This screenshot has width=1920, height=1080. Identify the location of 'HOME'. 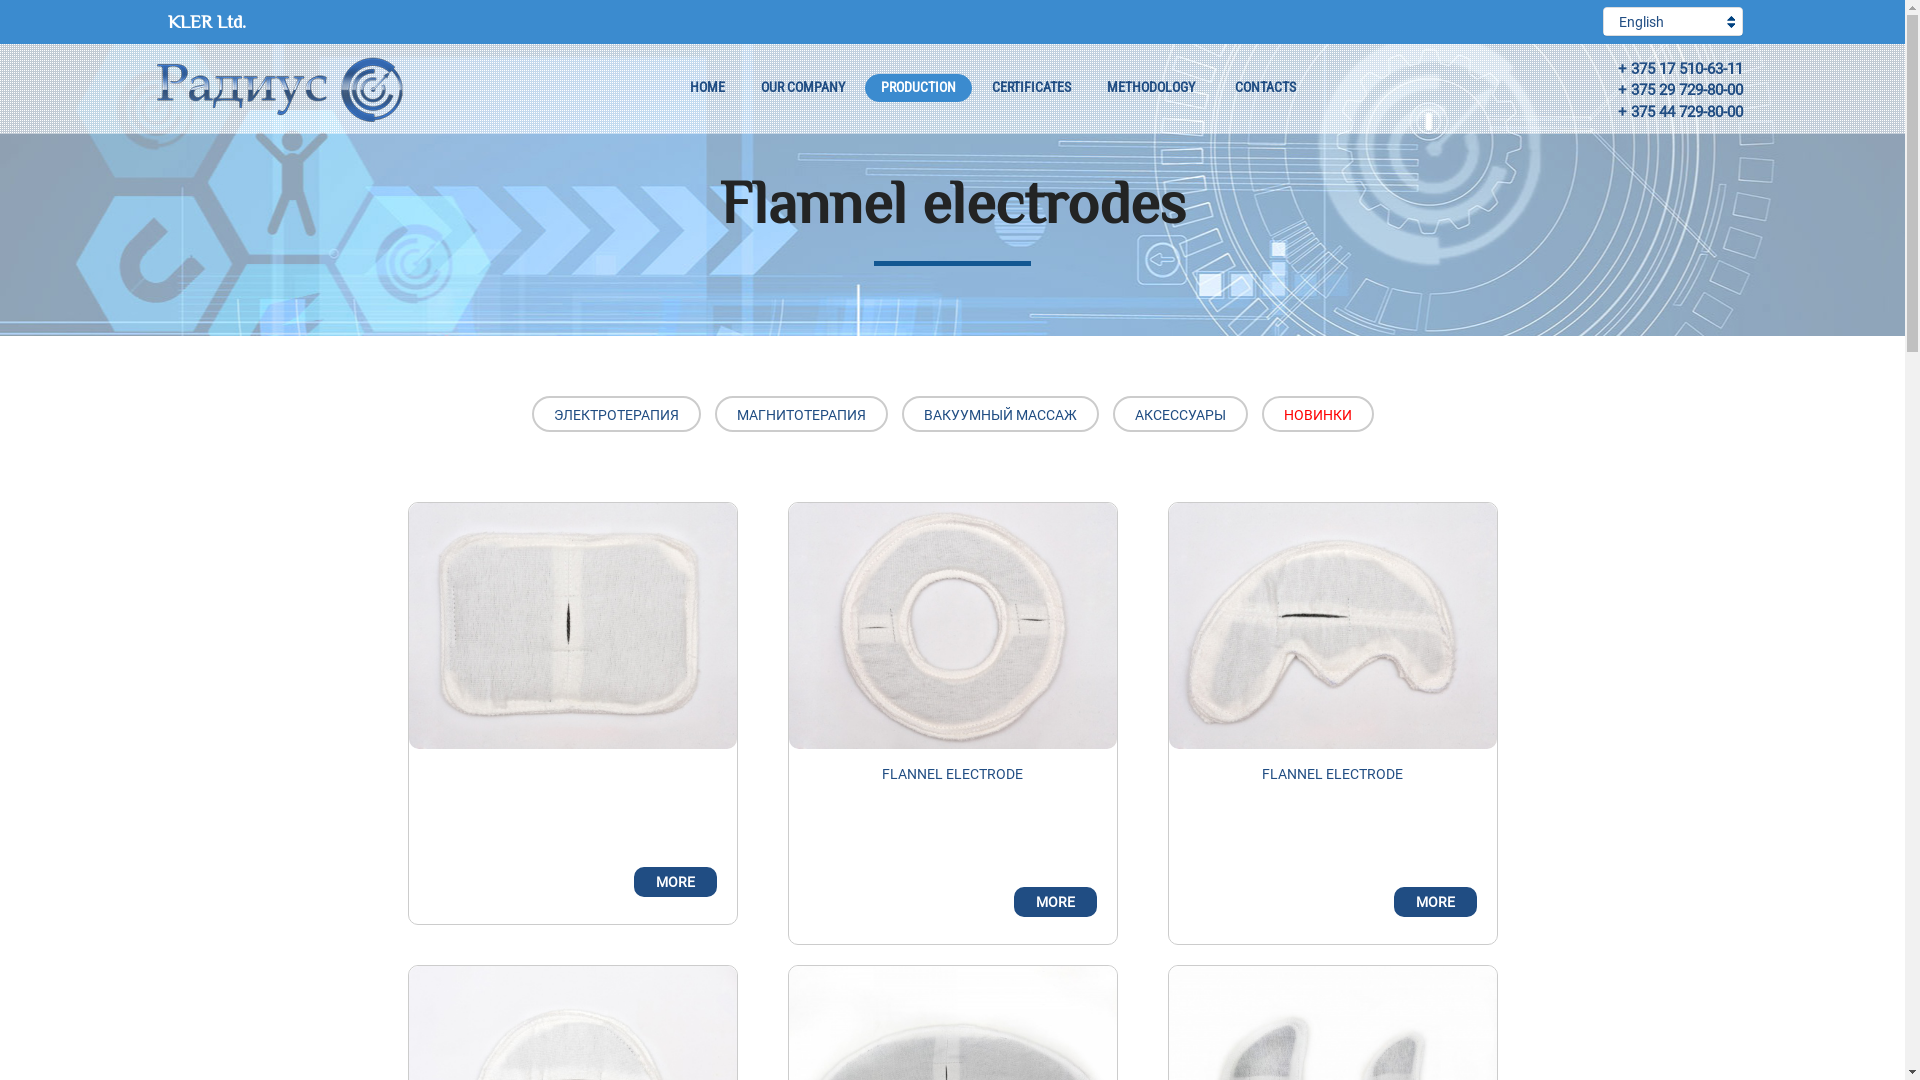
(707, 87).